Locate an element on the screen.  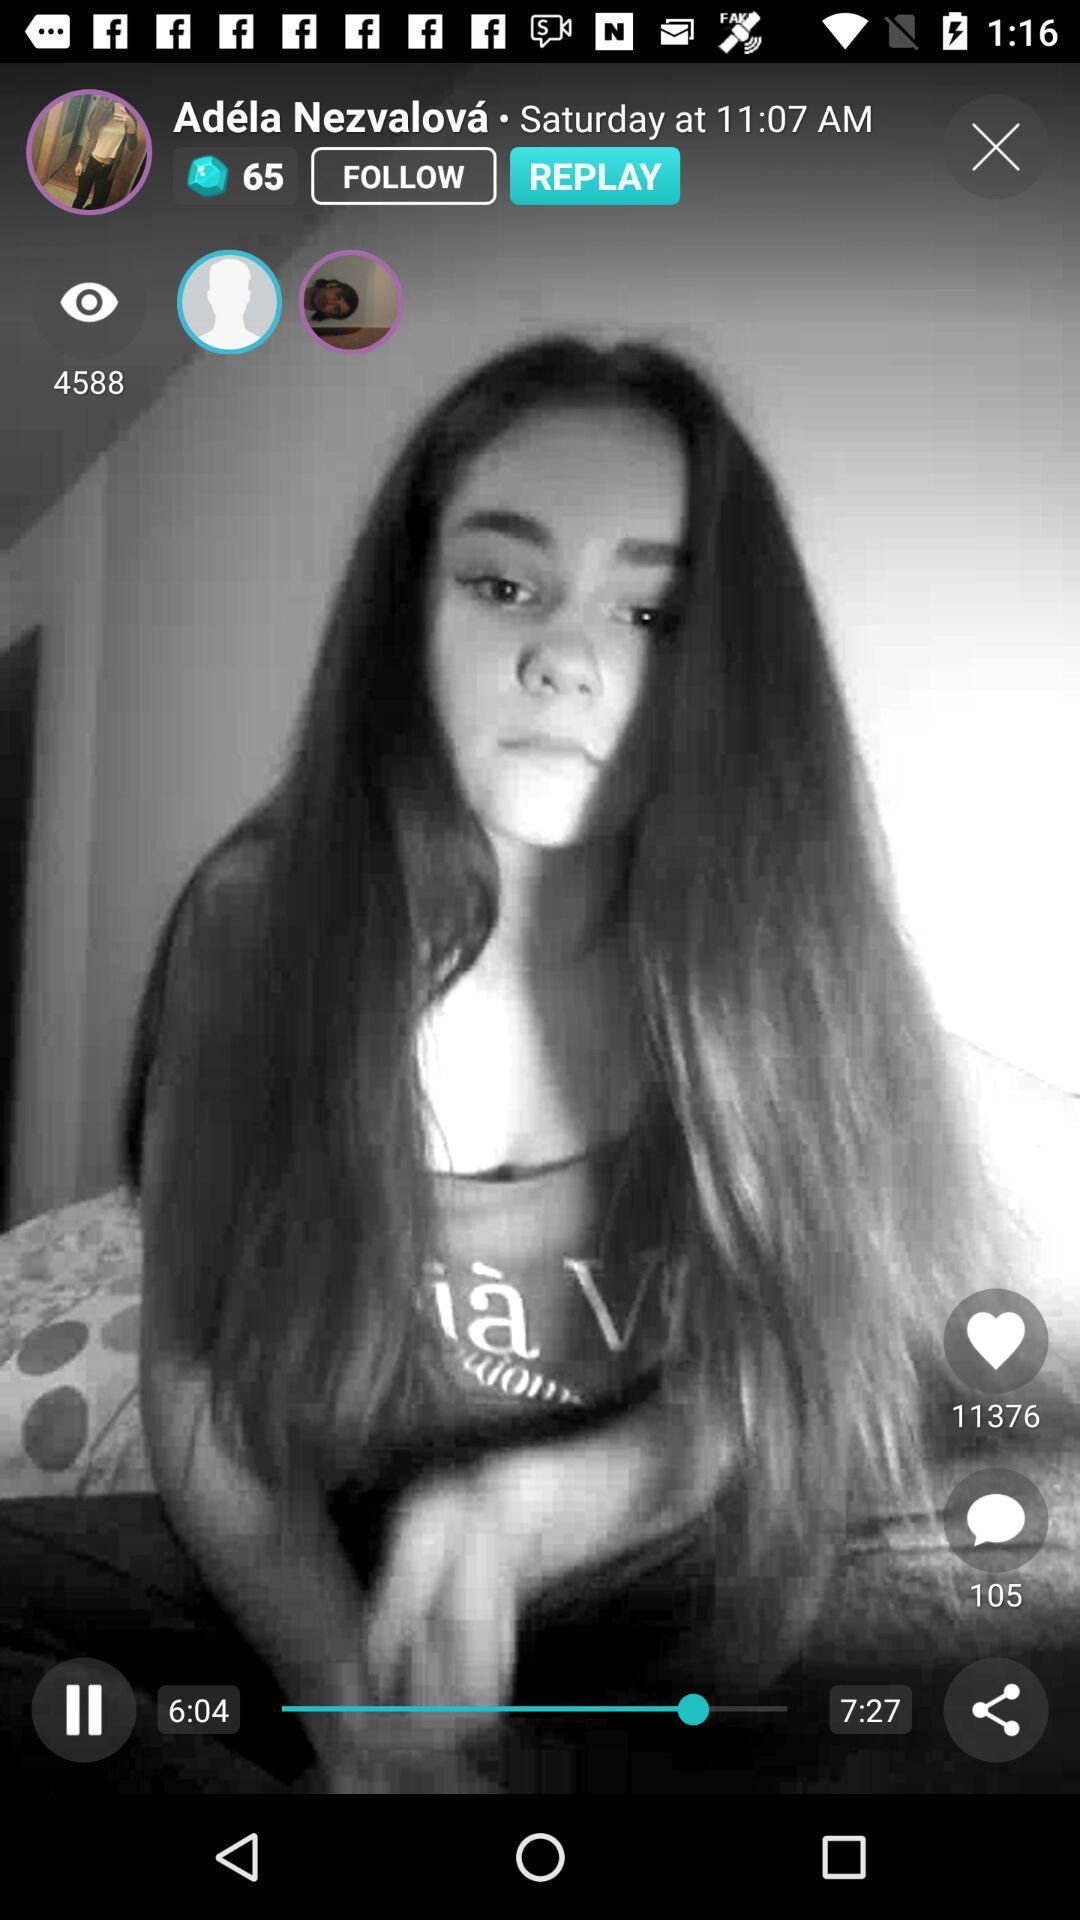
frazzle is located at coordinates (88, 151).